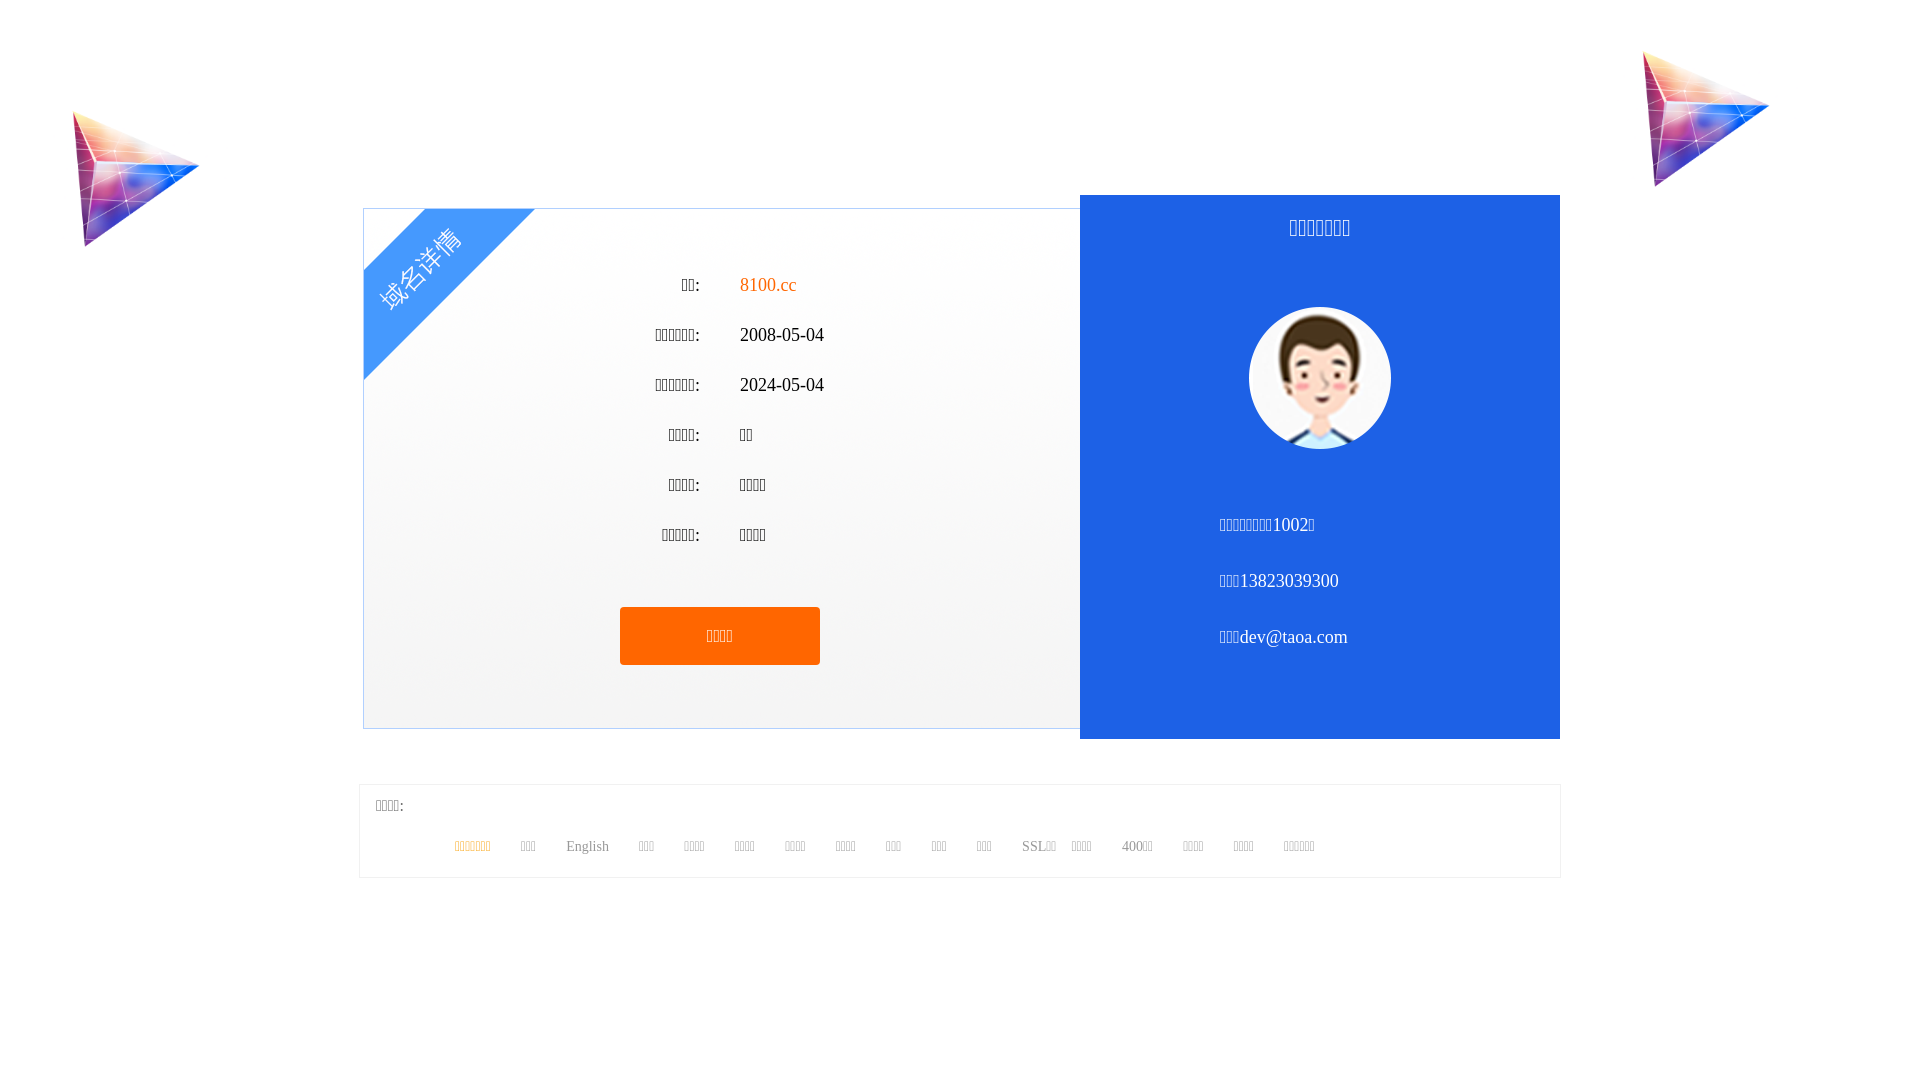  I want to click on 'English', so click(586, 846).